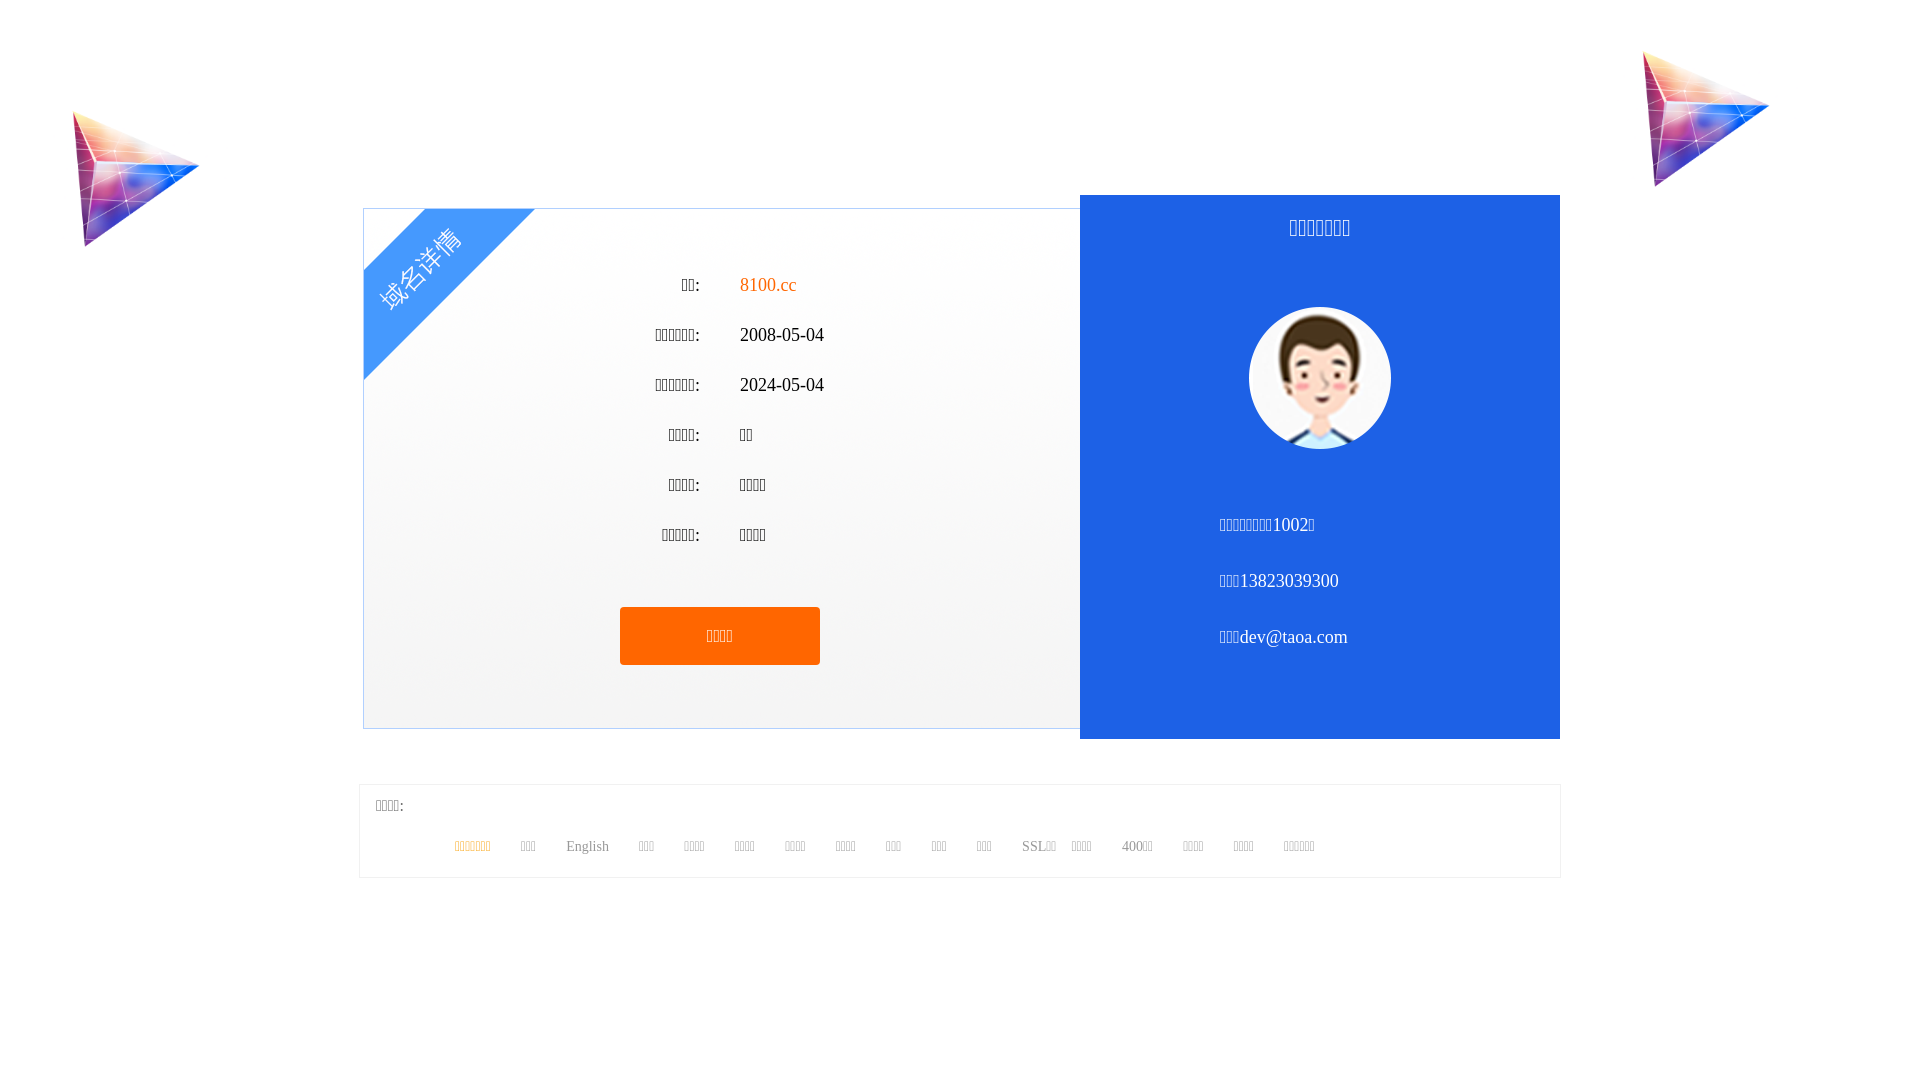  I want to click on 'English', so click(586, 846).